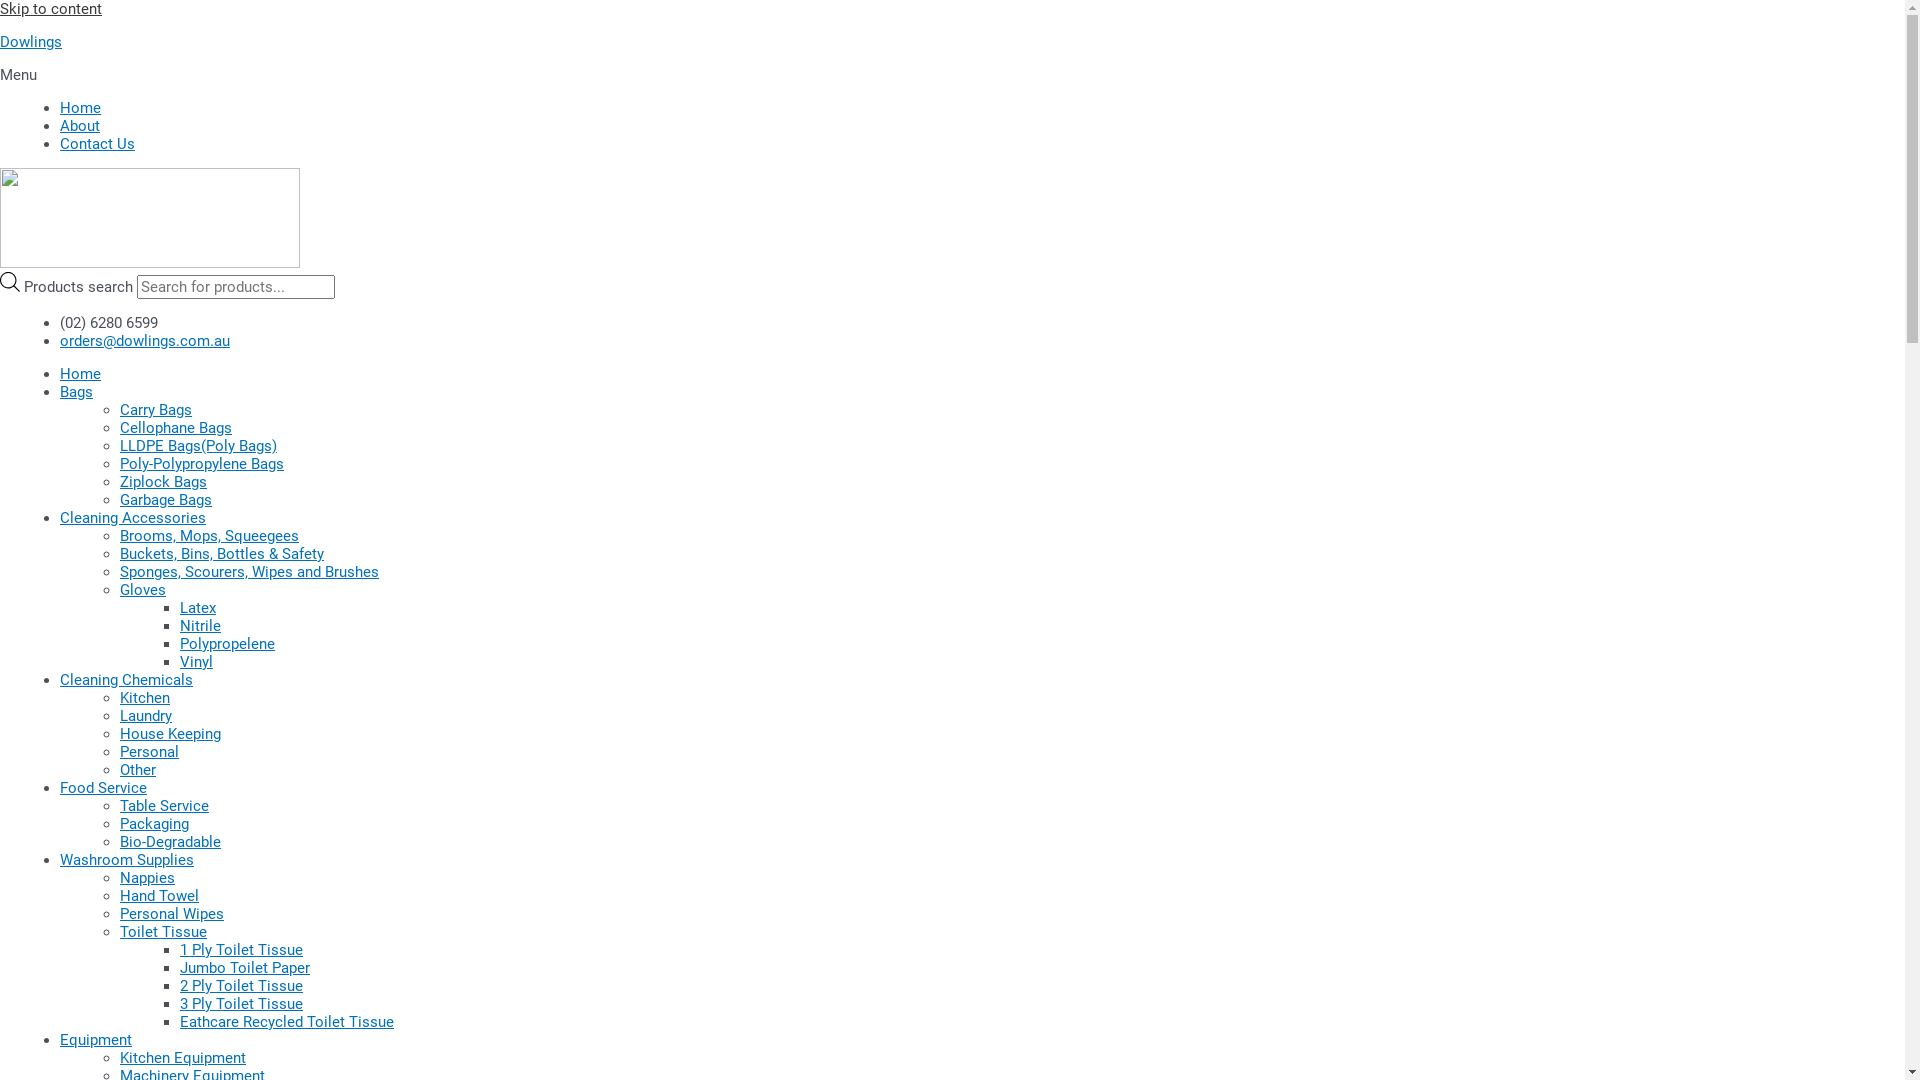 The image size is (1920, 1080). What do you see at coordinates (164, 805) in the screenshot?
I see `'Table Service'` at bounding box center [164, 805].